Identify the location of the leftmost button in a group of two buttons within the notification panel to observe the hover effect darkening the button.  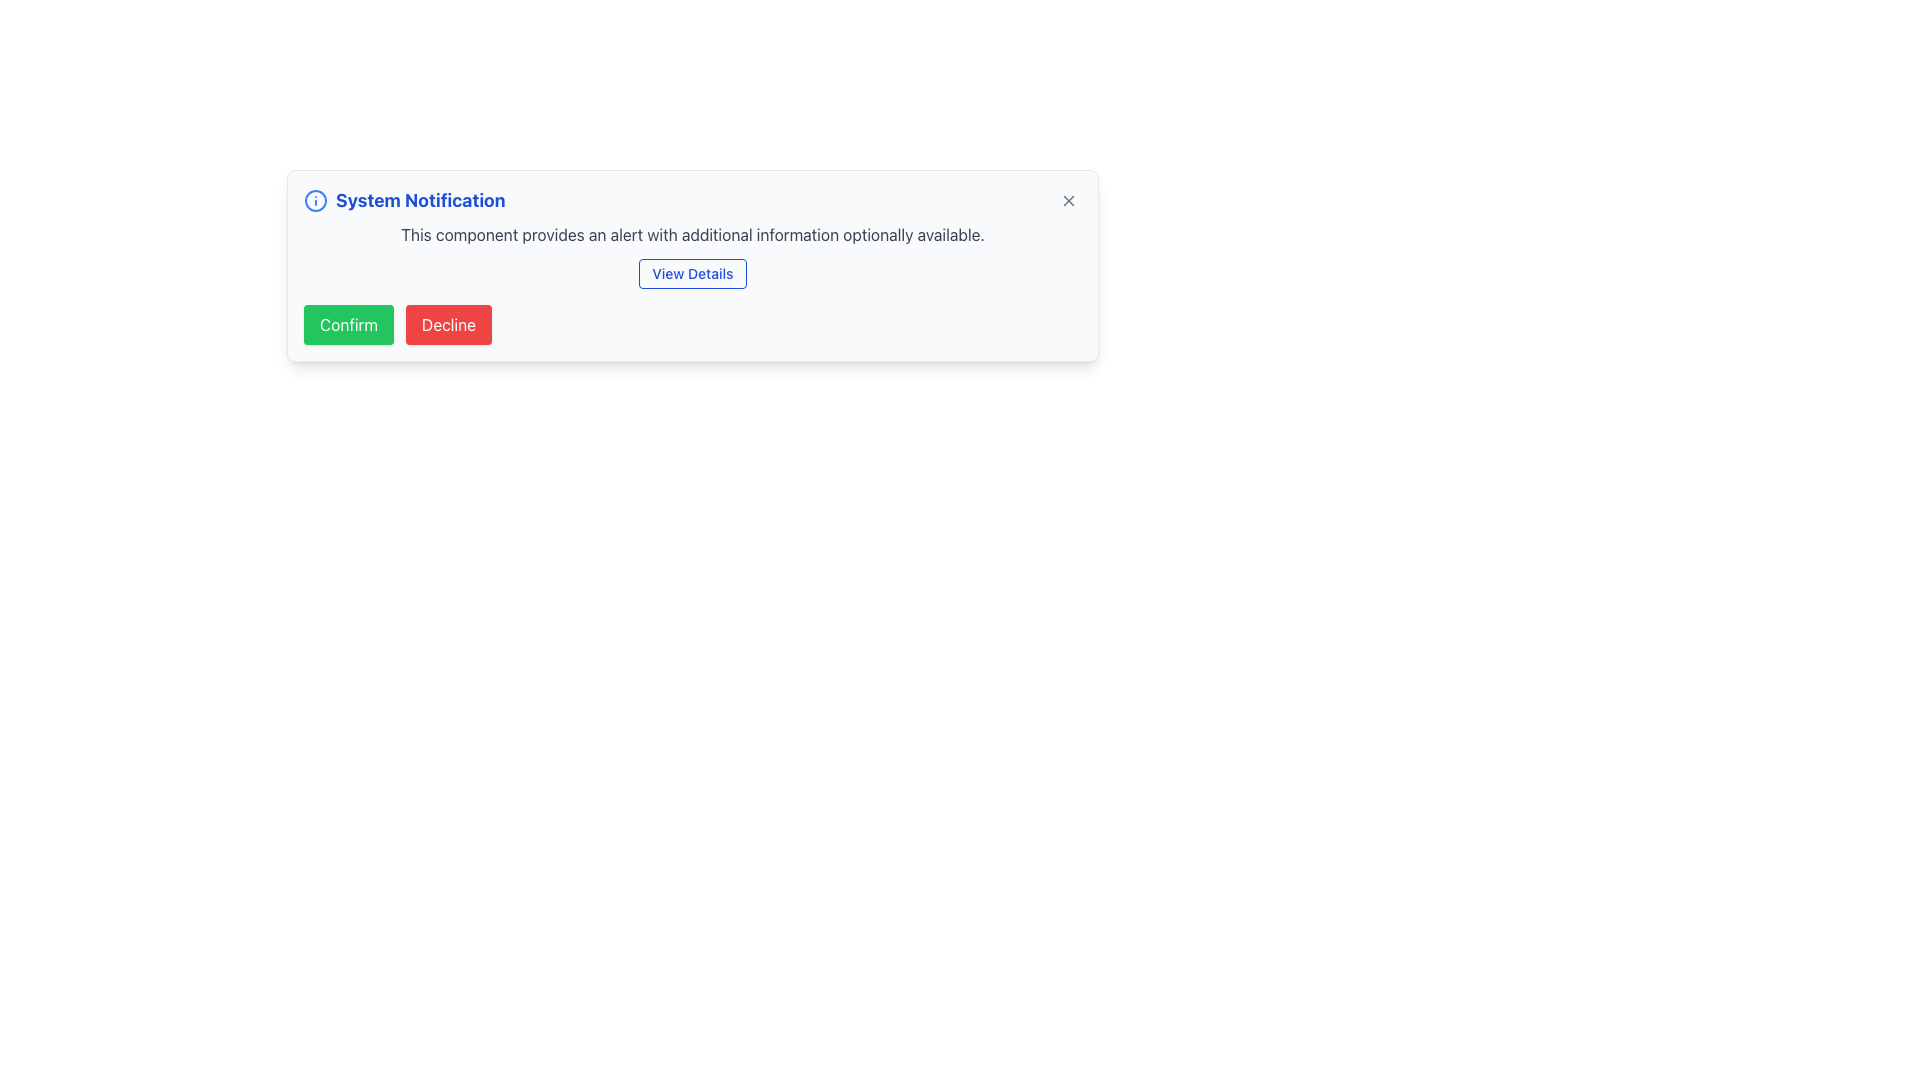
(349, 323).